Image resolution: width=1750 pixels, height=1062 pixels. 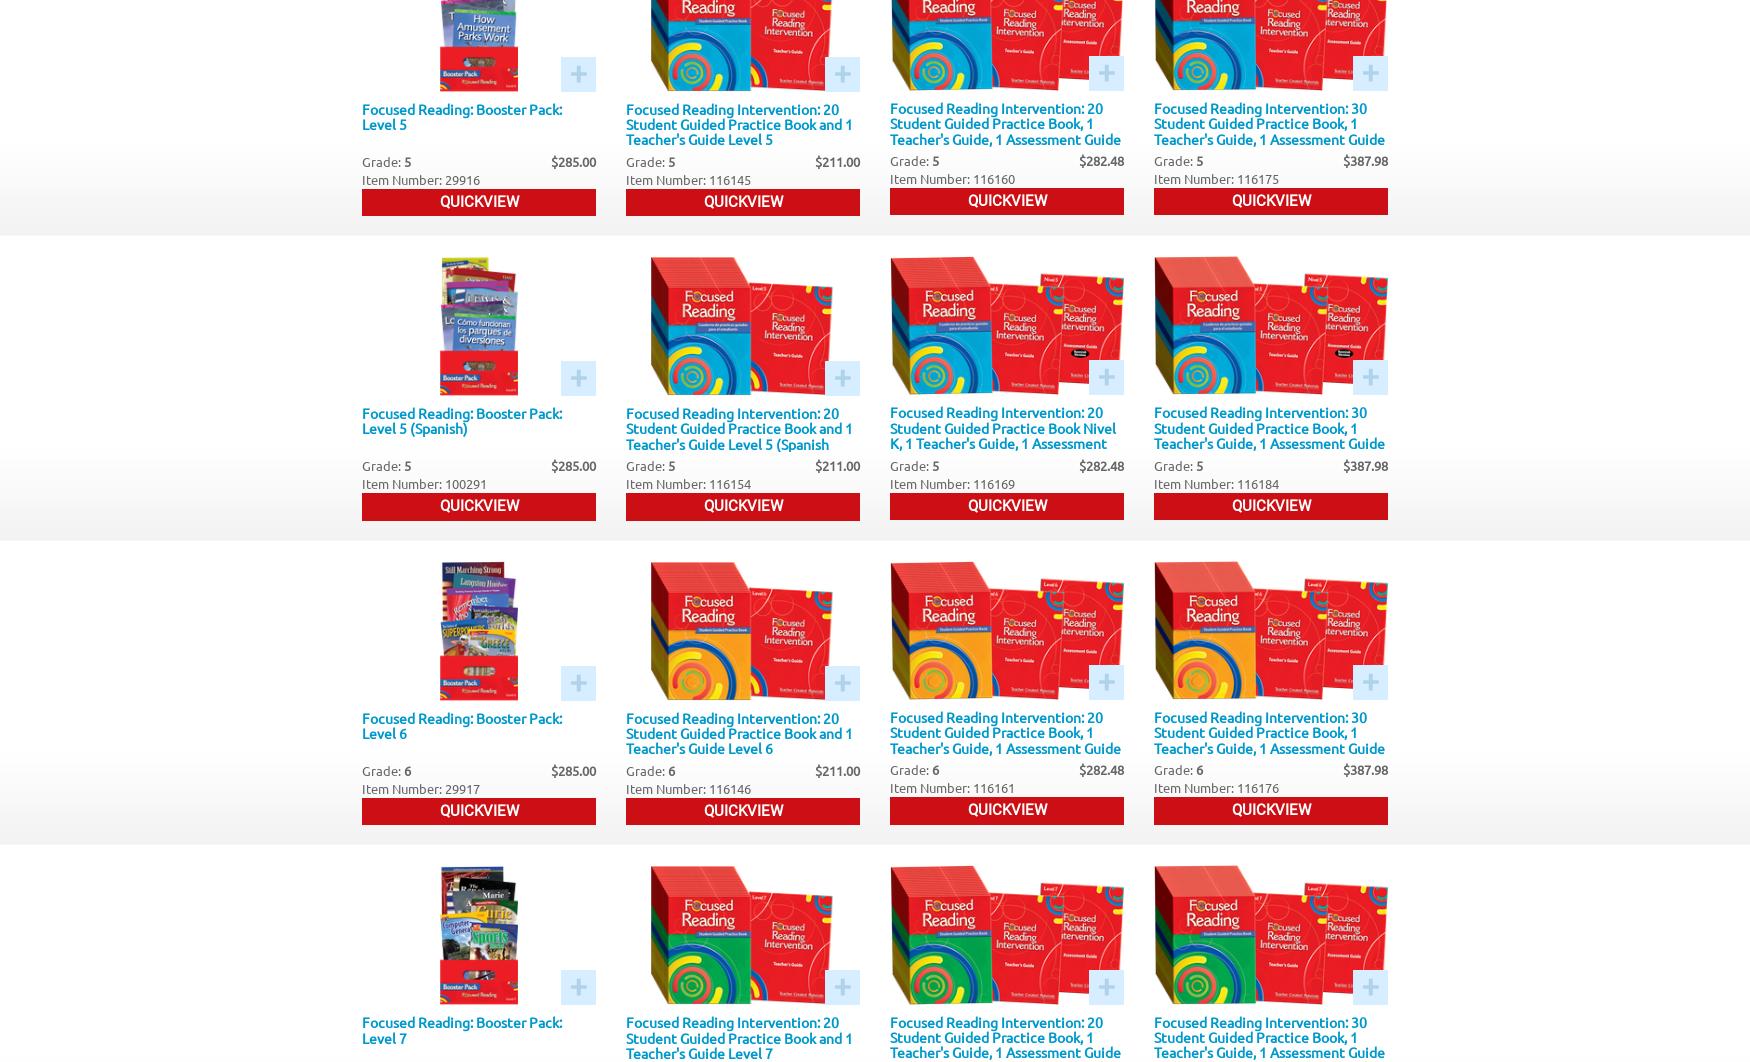 What do you see at coordinates (1268, 129) in the screenshot?
I see `'Focused Reading Intervention: 30 Student Guided Practice Book, 1 Teacher's Guide, 1 Assessment Guide Level 5'` at bounding box center [1268, 129].